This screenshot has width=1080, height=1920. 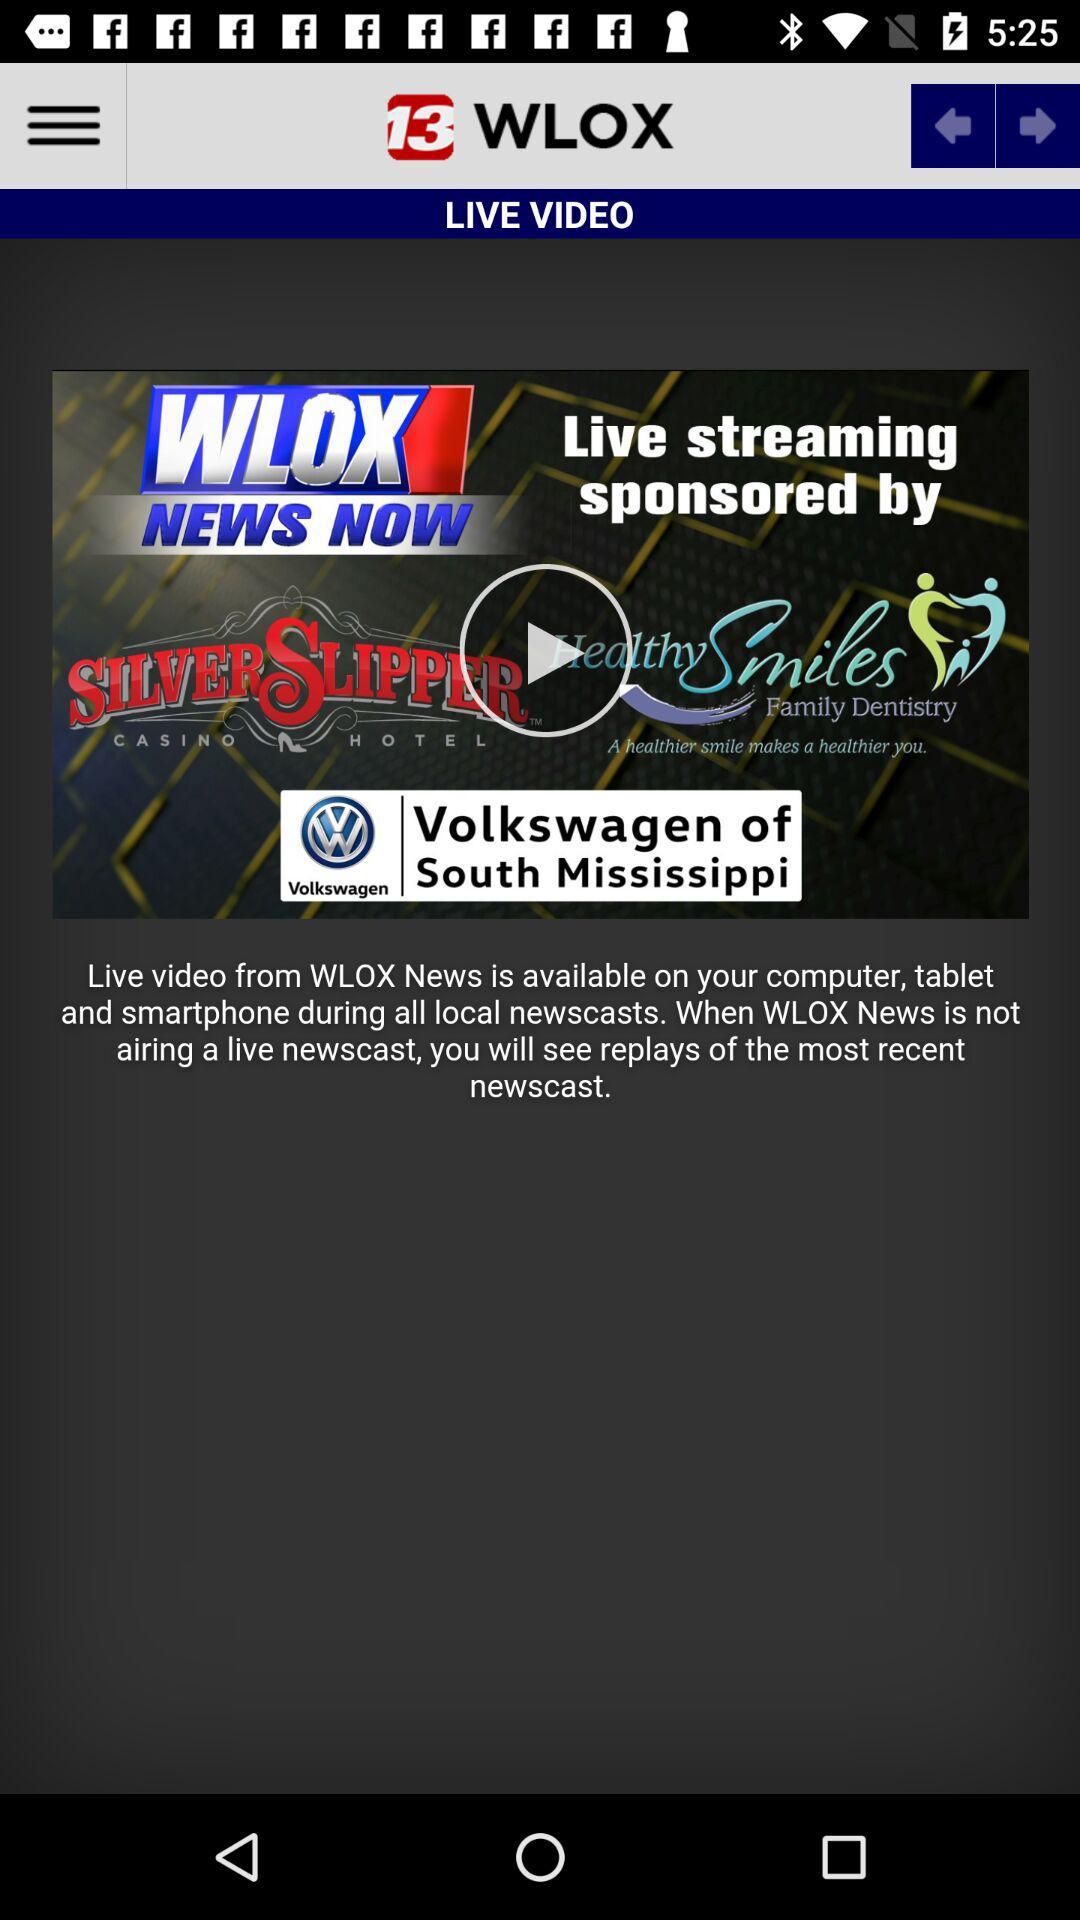 I want to click on the arrow_forward icon, so click(x=1036, y=124).